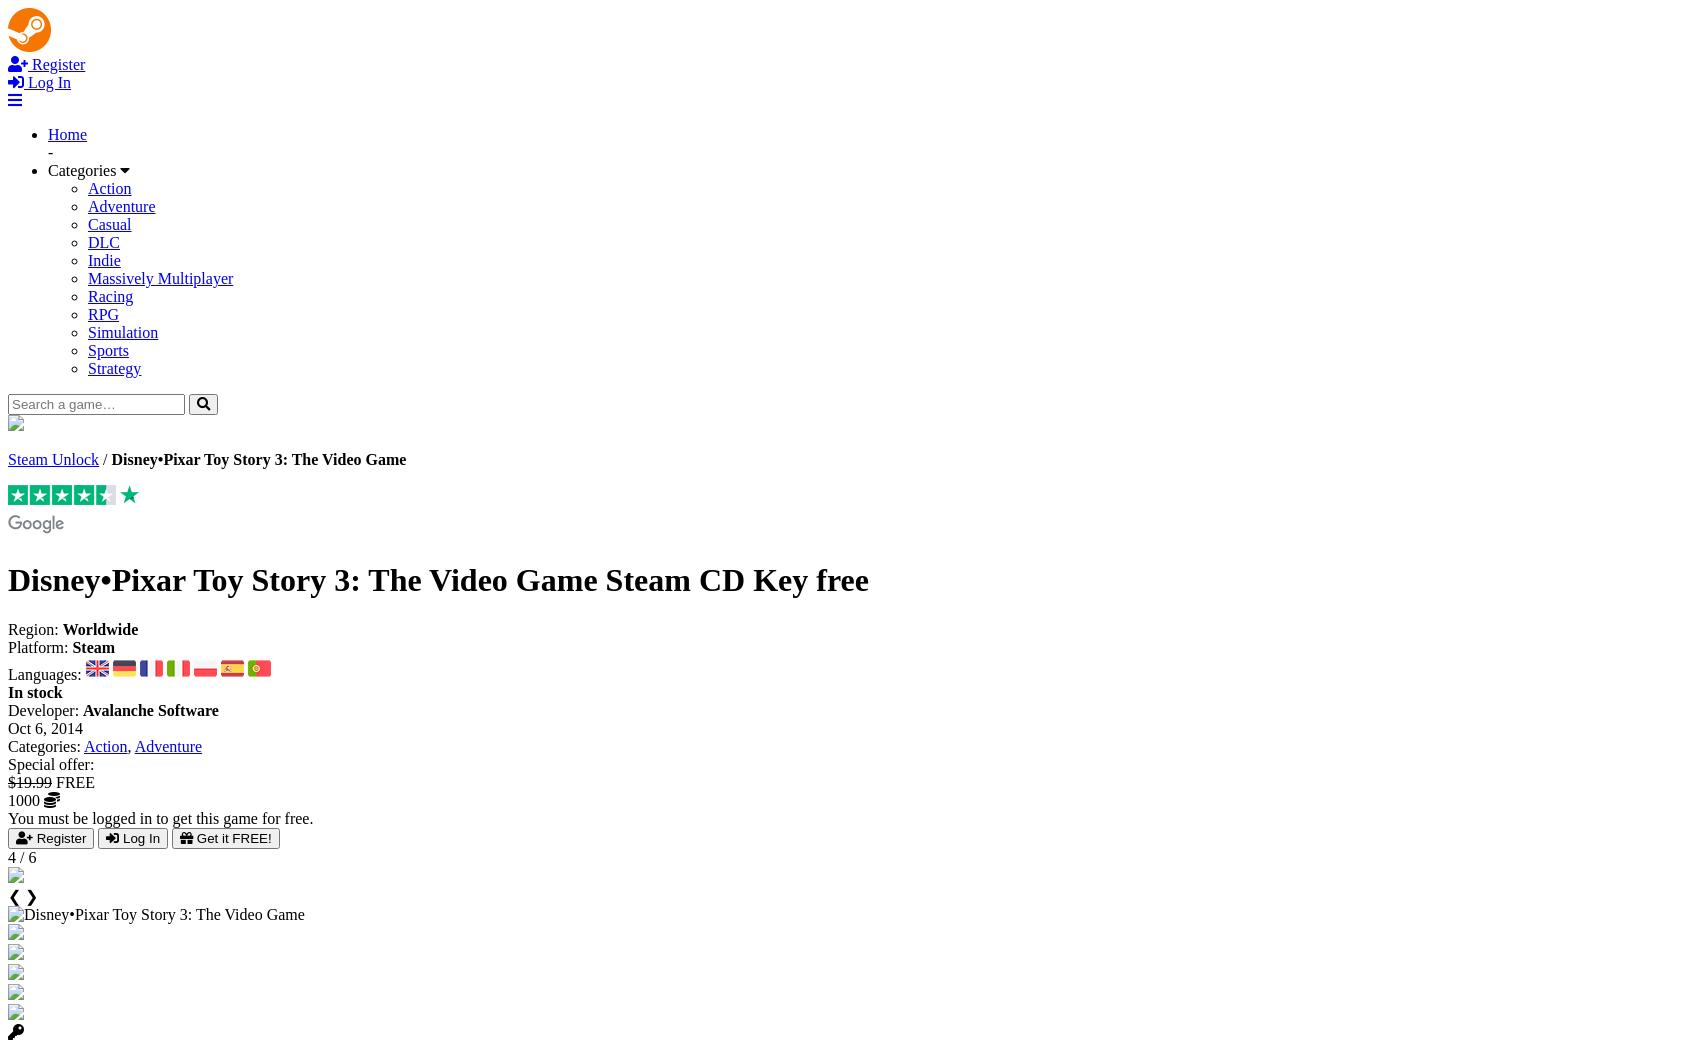  I want to click on 'Region:', so click(7, 627).